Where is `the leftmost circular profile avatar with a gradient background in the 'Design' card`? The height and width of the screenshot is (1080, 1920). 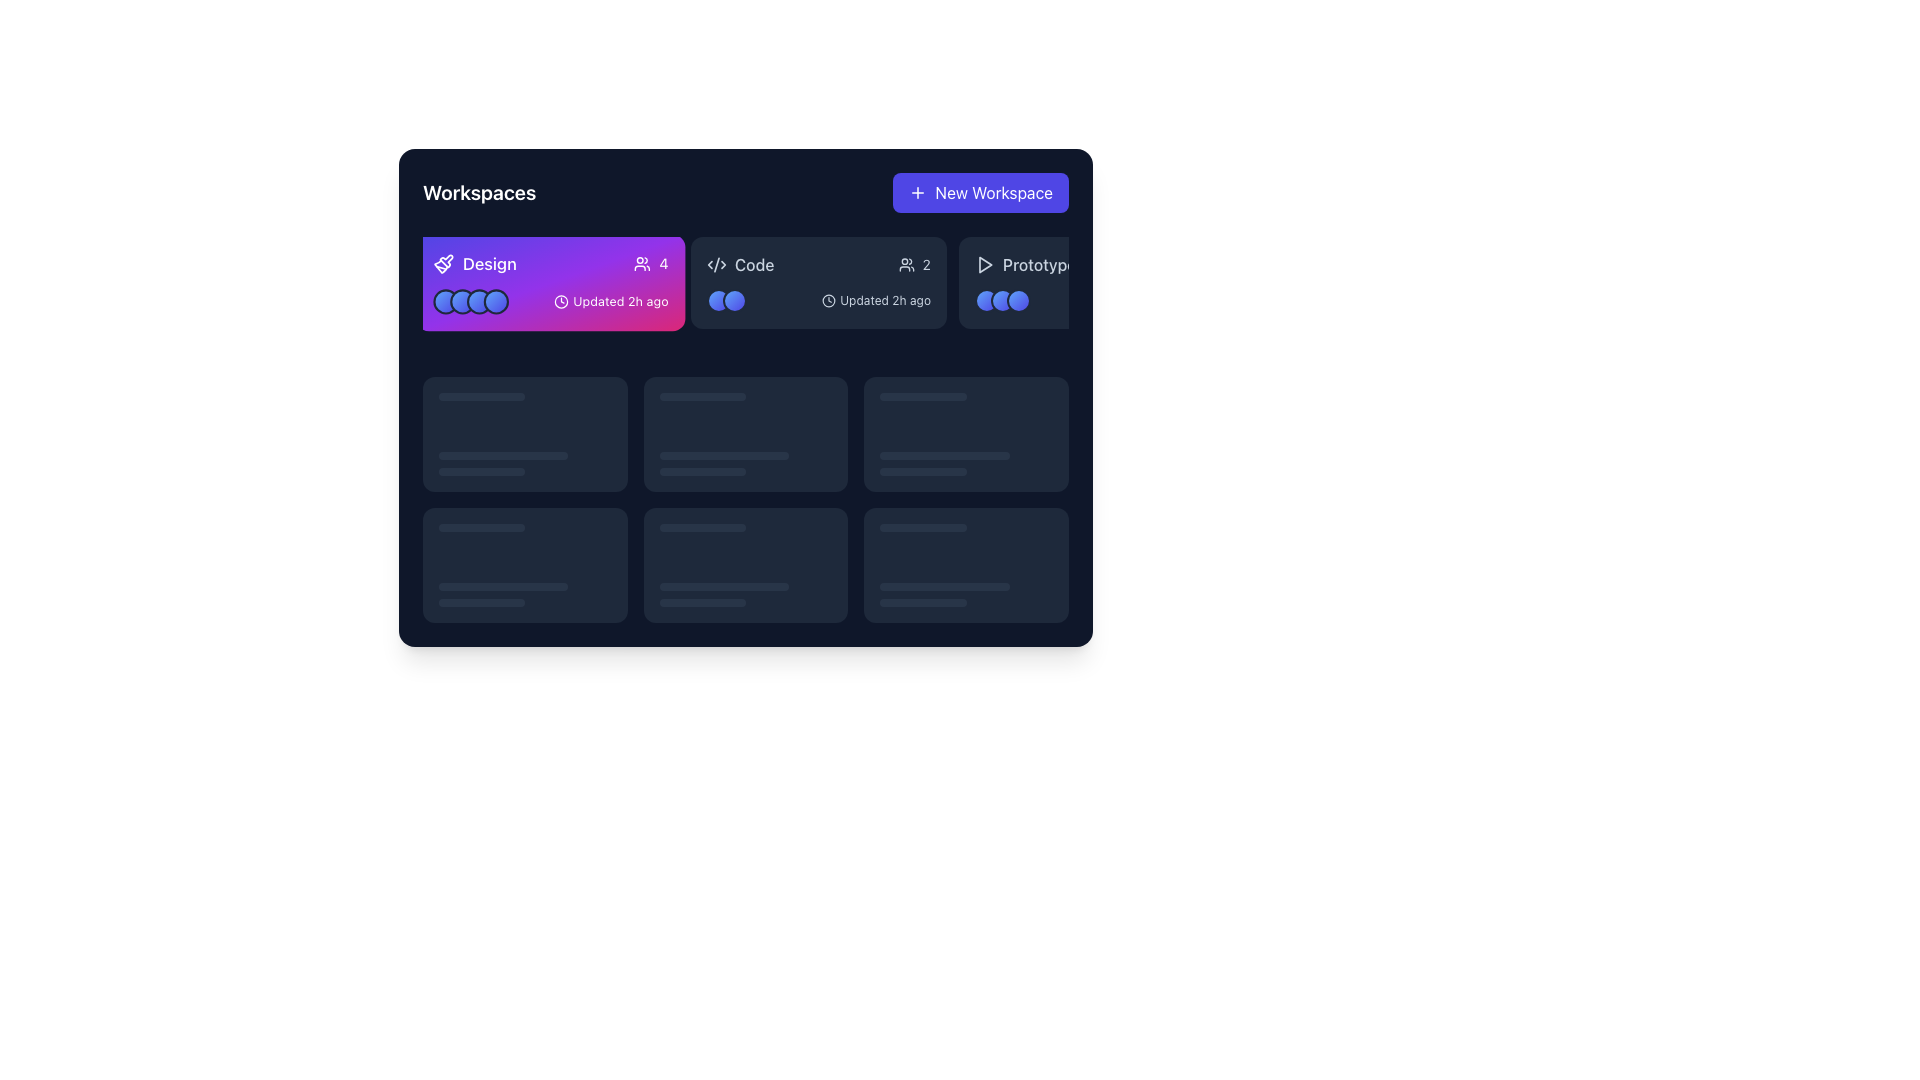 the leftmost circular profile avatar with a gradient background in the 'Design' card is located at coordinates (445, 300).